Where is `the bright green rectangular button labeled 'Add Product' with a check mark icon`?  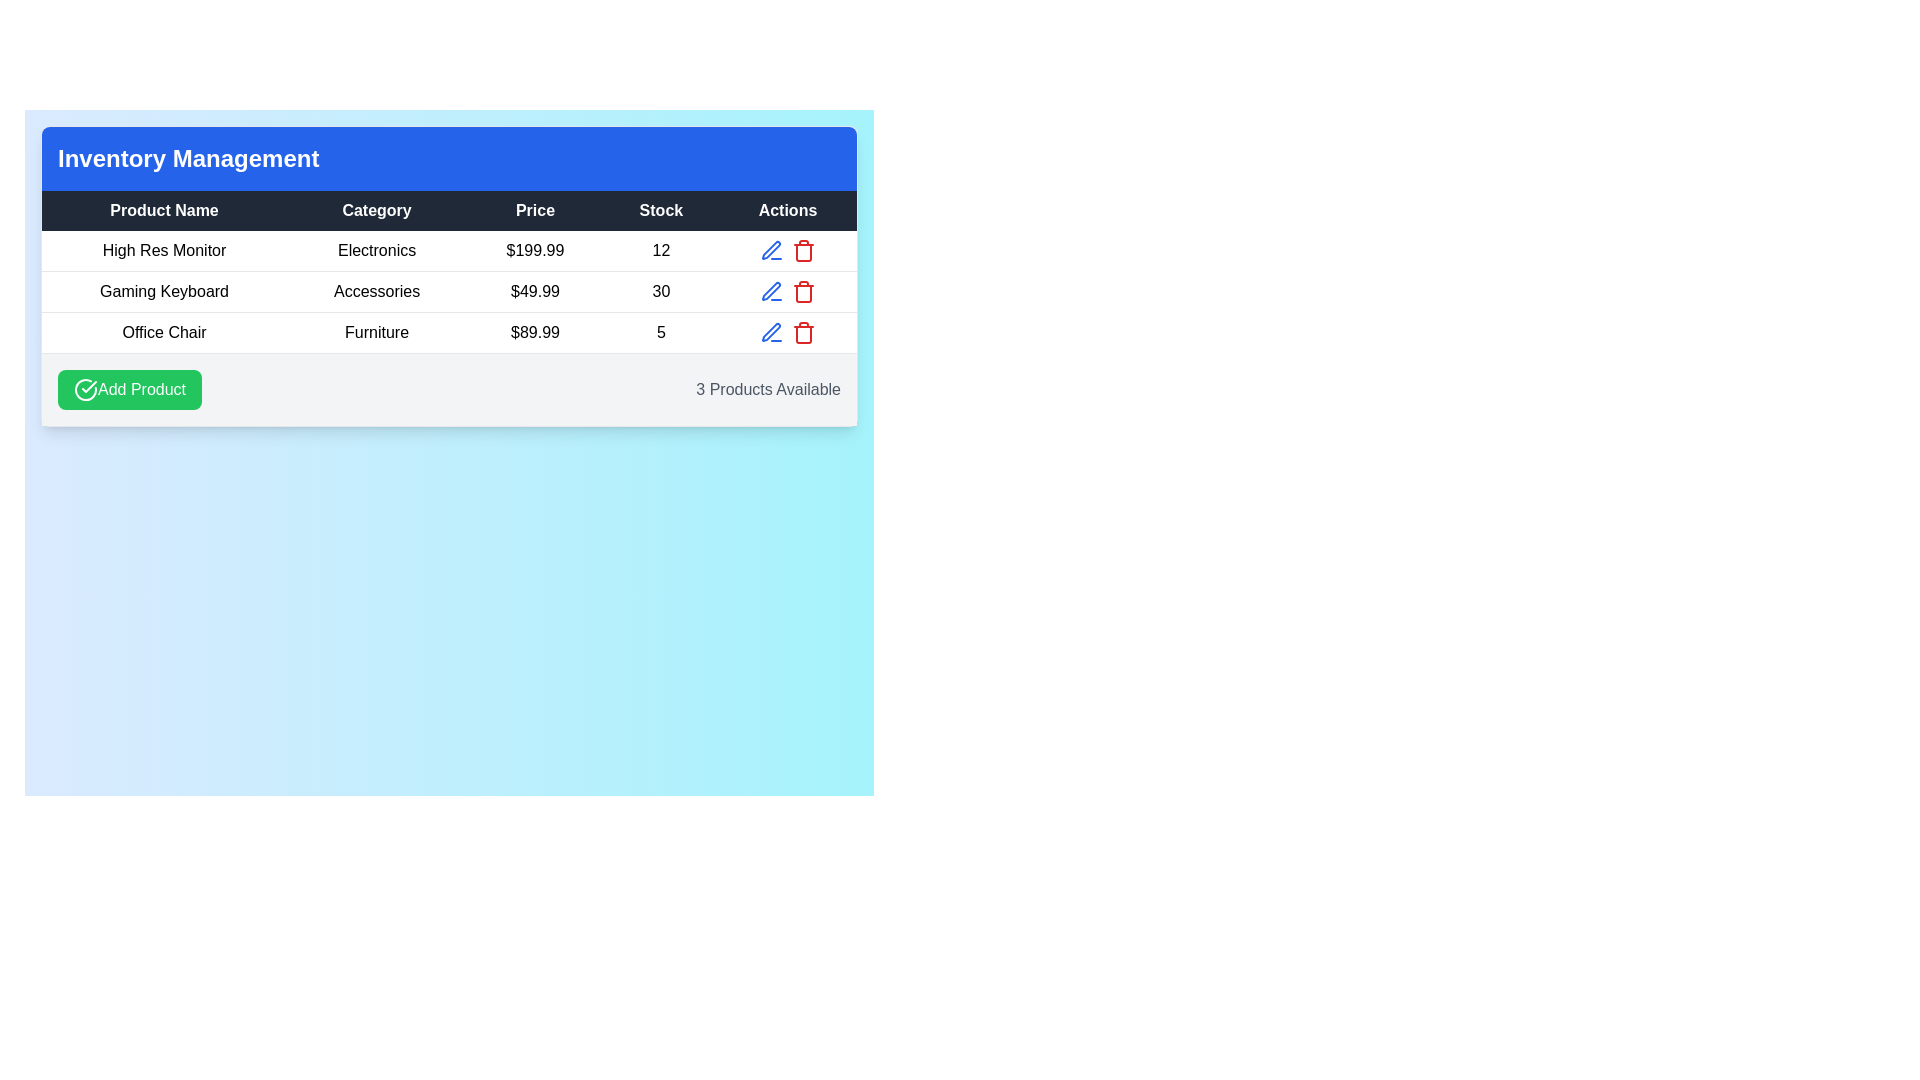 the bright green rectangular button labeled 'Add Product' with a check mark icon is located at coordinates (128, 389).